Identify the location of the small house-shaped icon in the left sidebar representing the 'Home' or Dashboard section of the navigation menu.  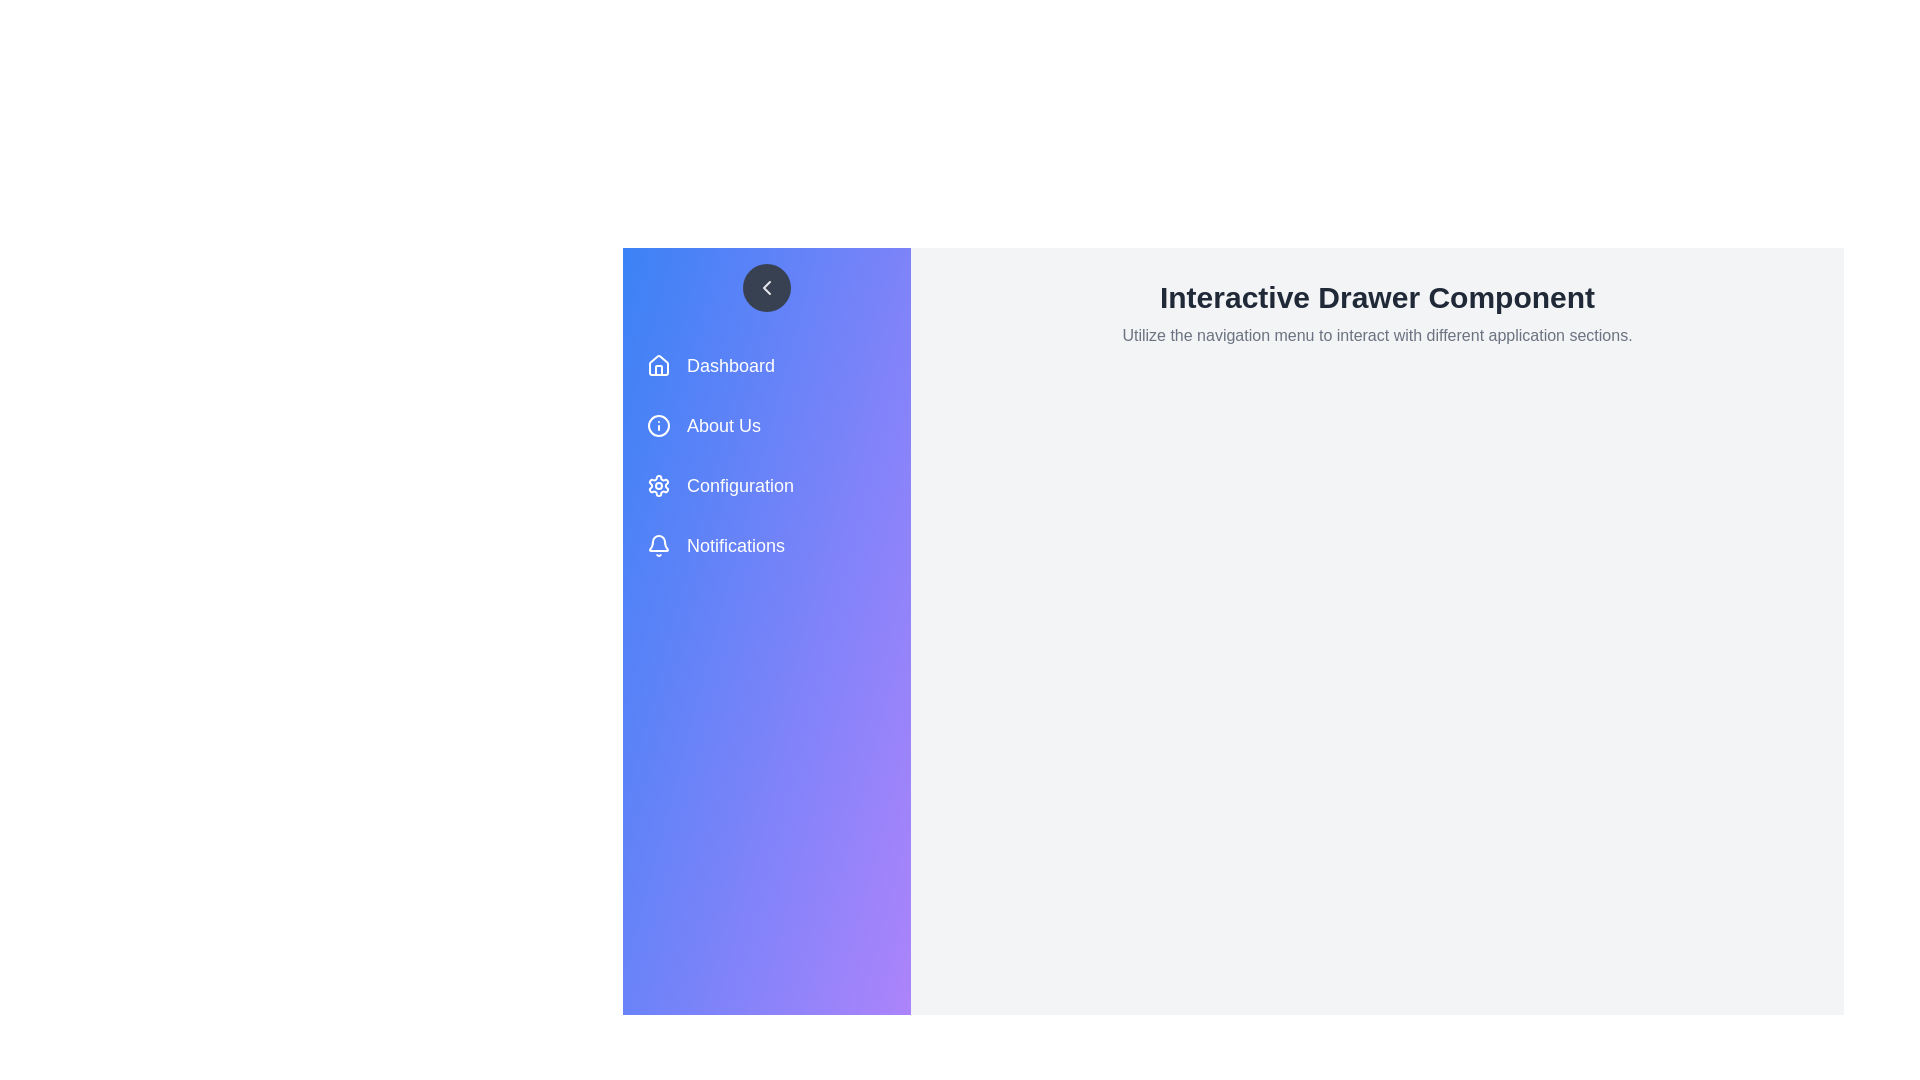
(658, 365).